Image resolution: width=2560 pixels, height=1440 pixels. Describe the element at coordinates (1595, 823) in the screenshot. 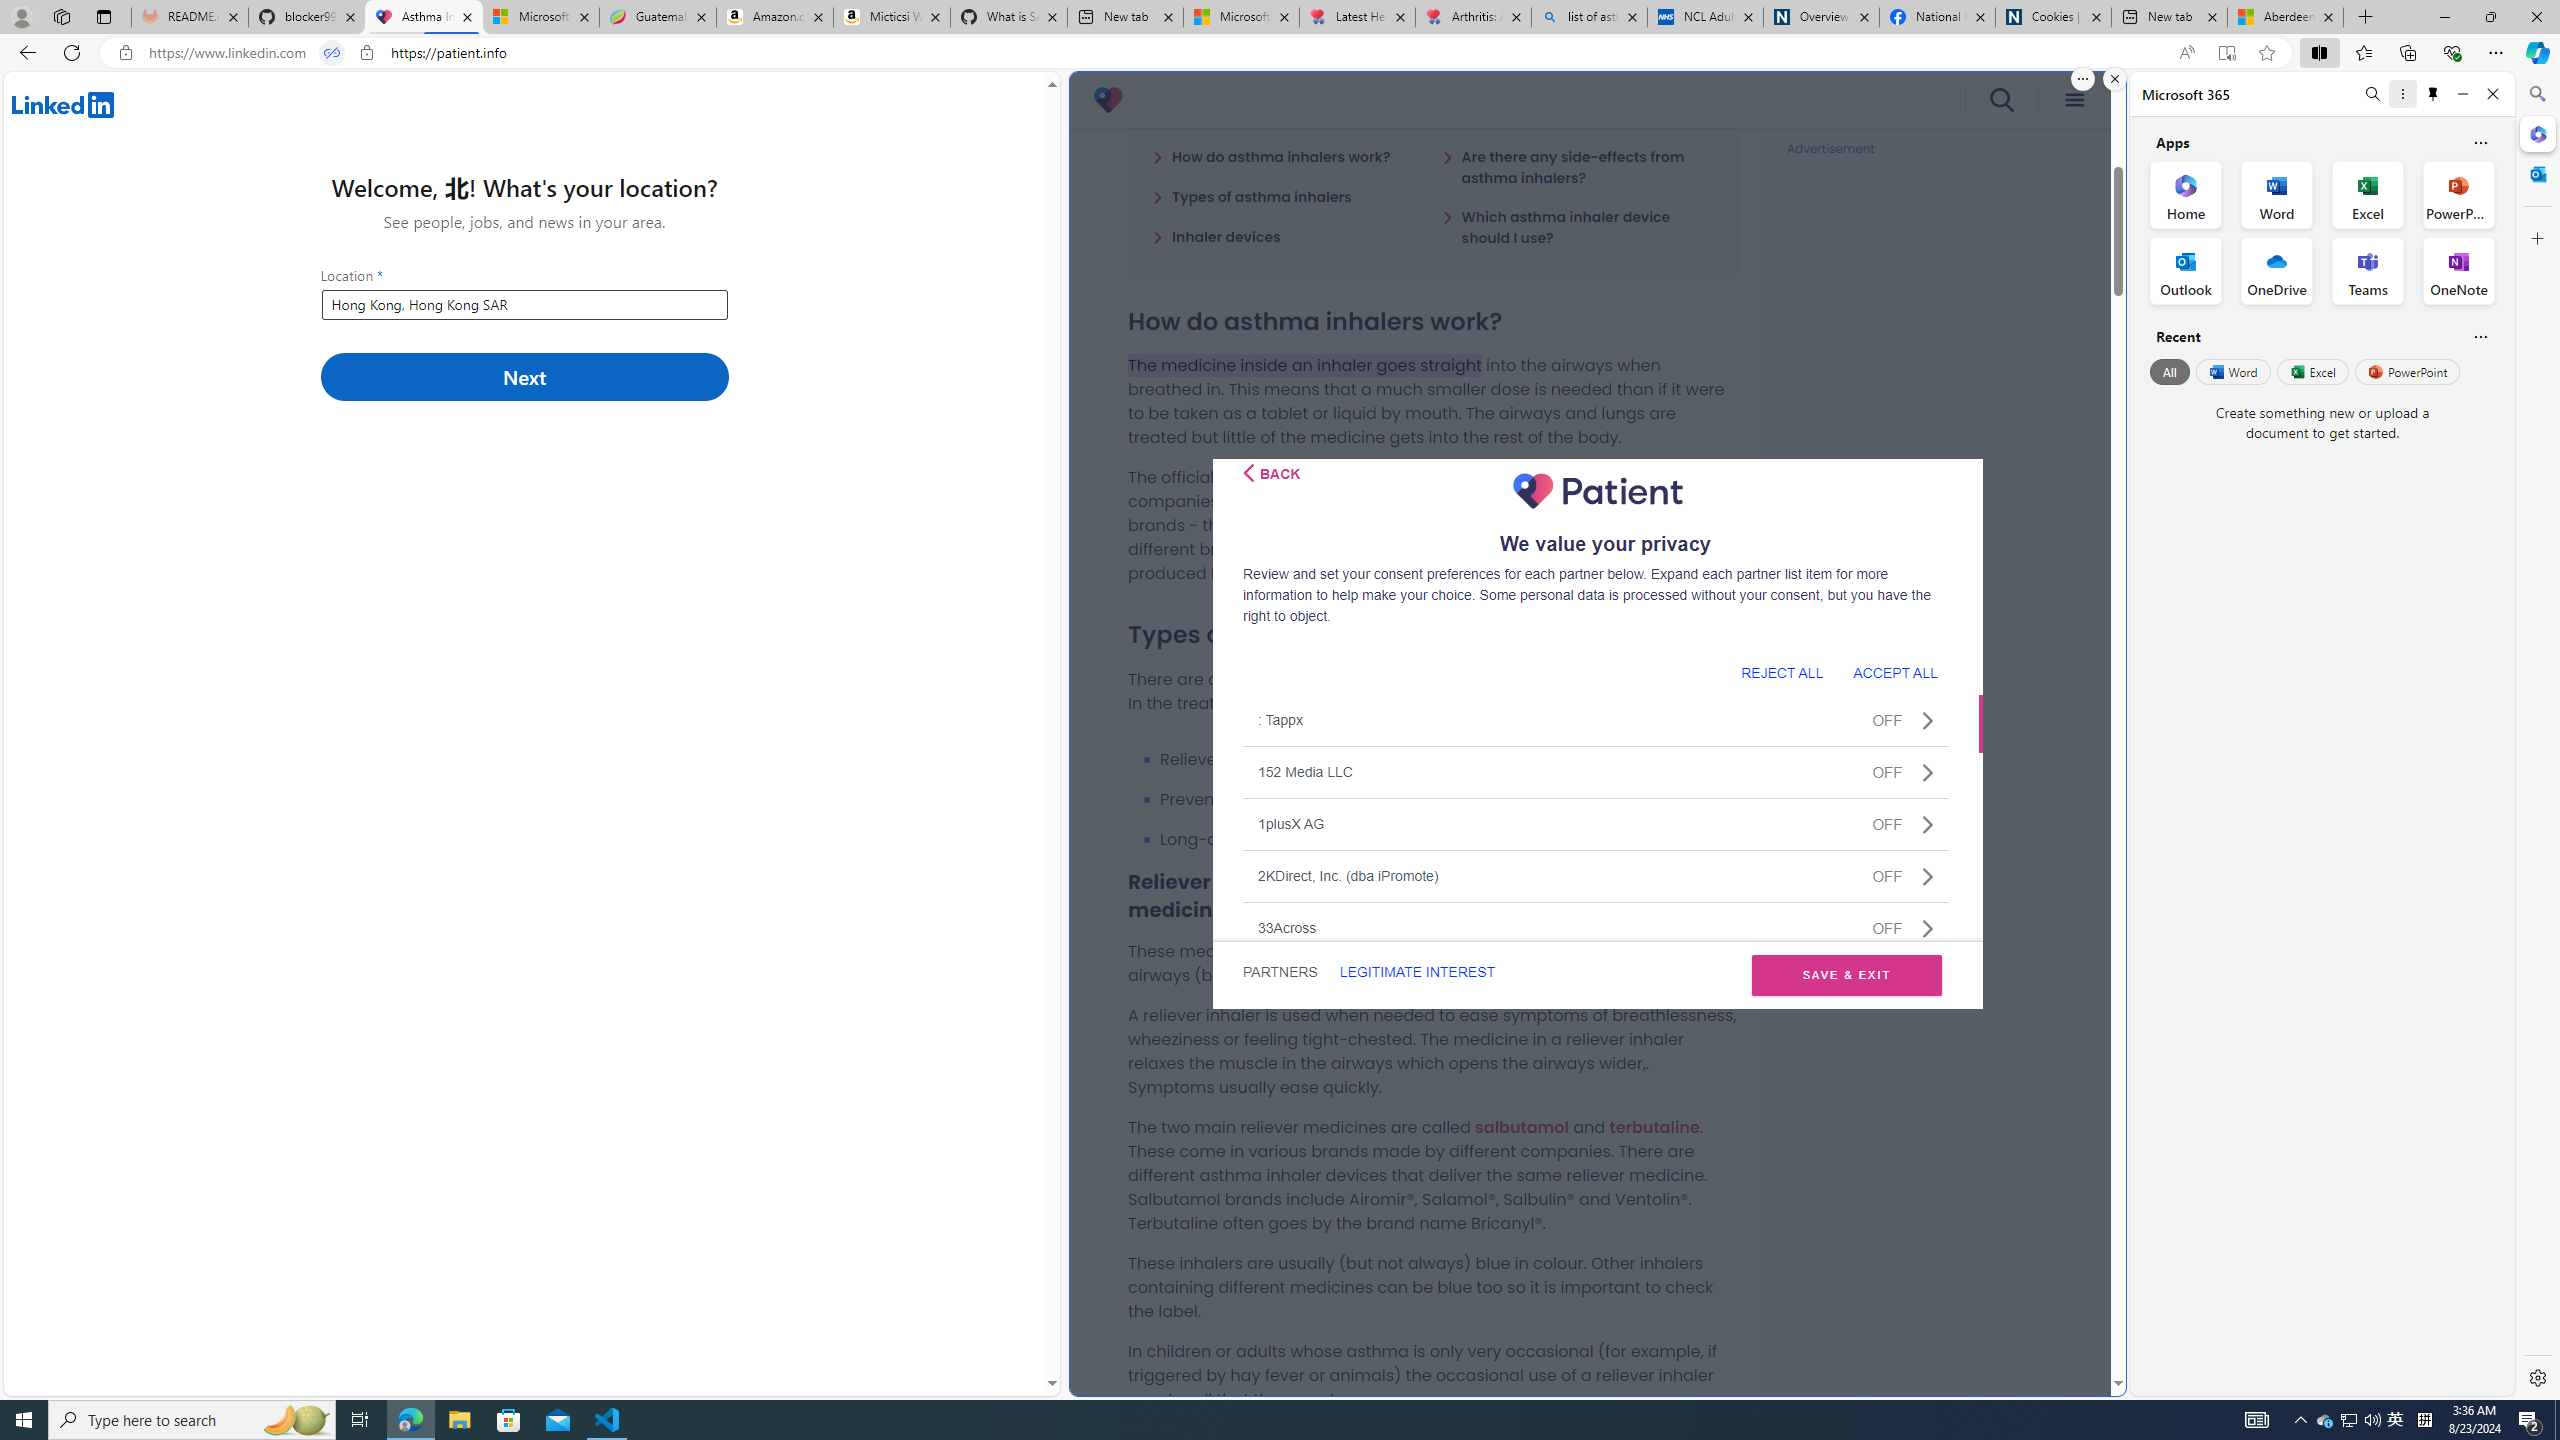

I see `'1plusX AGOFF'` at that location.